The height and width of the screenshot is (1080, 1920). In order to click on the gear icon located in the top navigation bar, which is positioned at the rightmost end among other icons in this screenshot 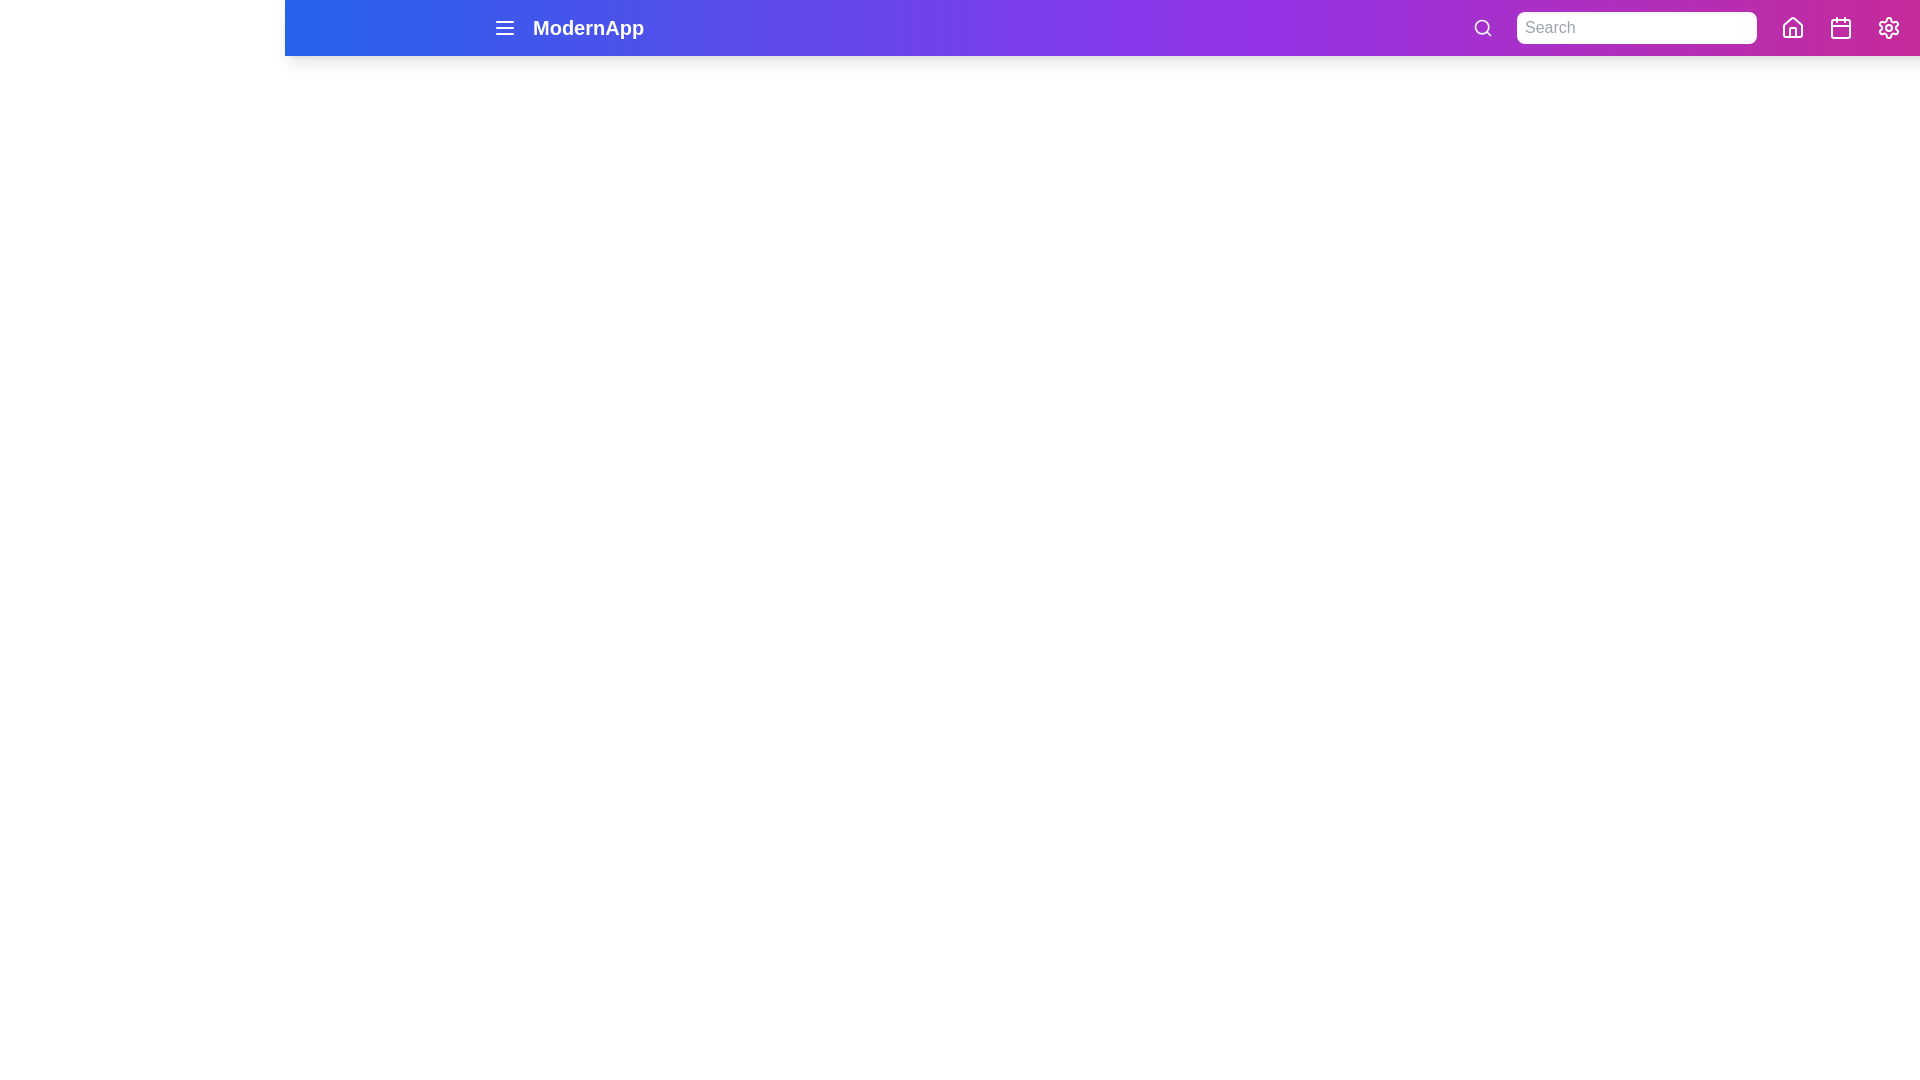, I will do `click(1888, 27)`.